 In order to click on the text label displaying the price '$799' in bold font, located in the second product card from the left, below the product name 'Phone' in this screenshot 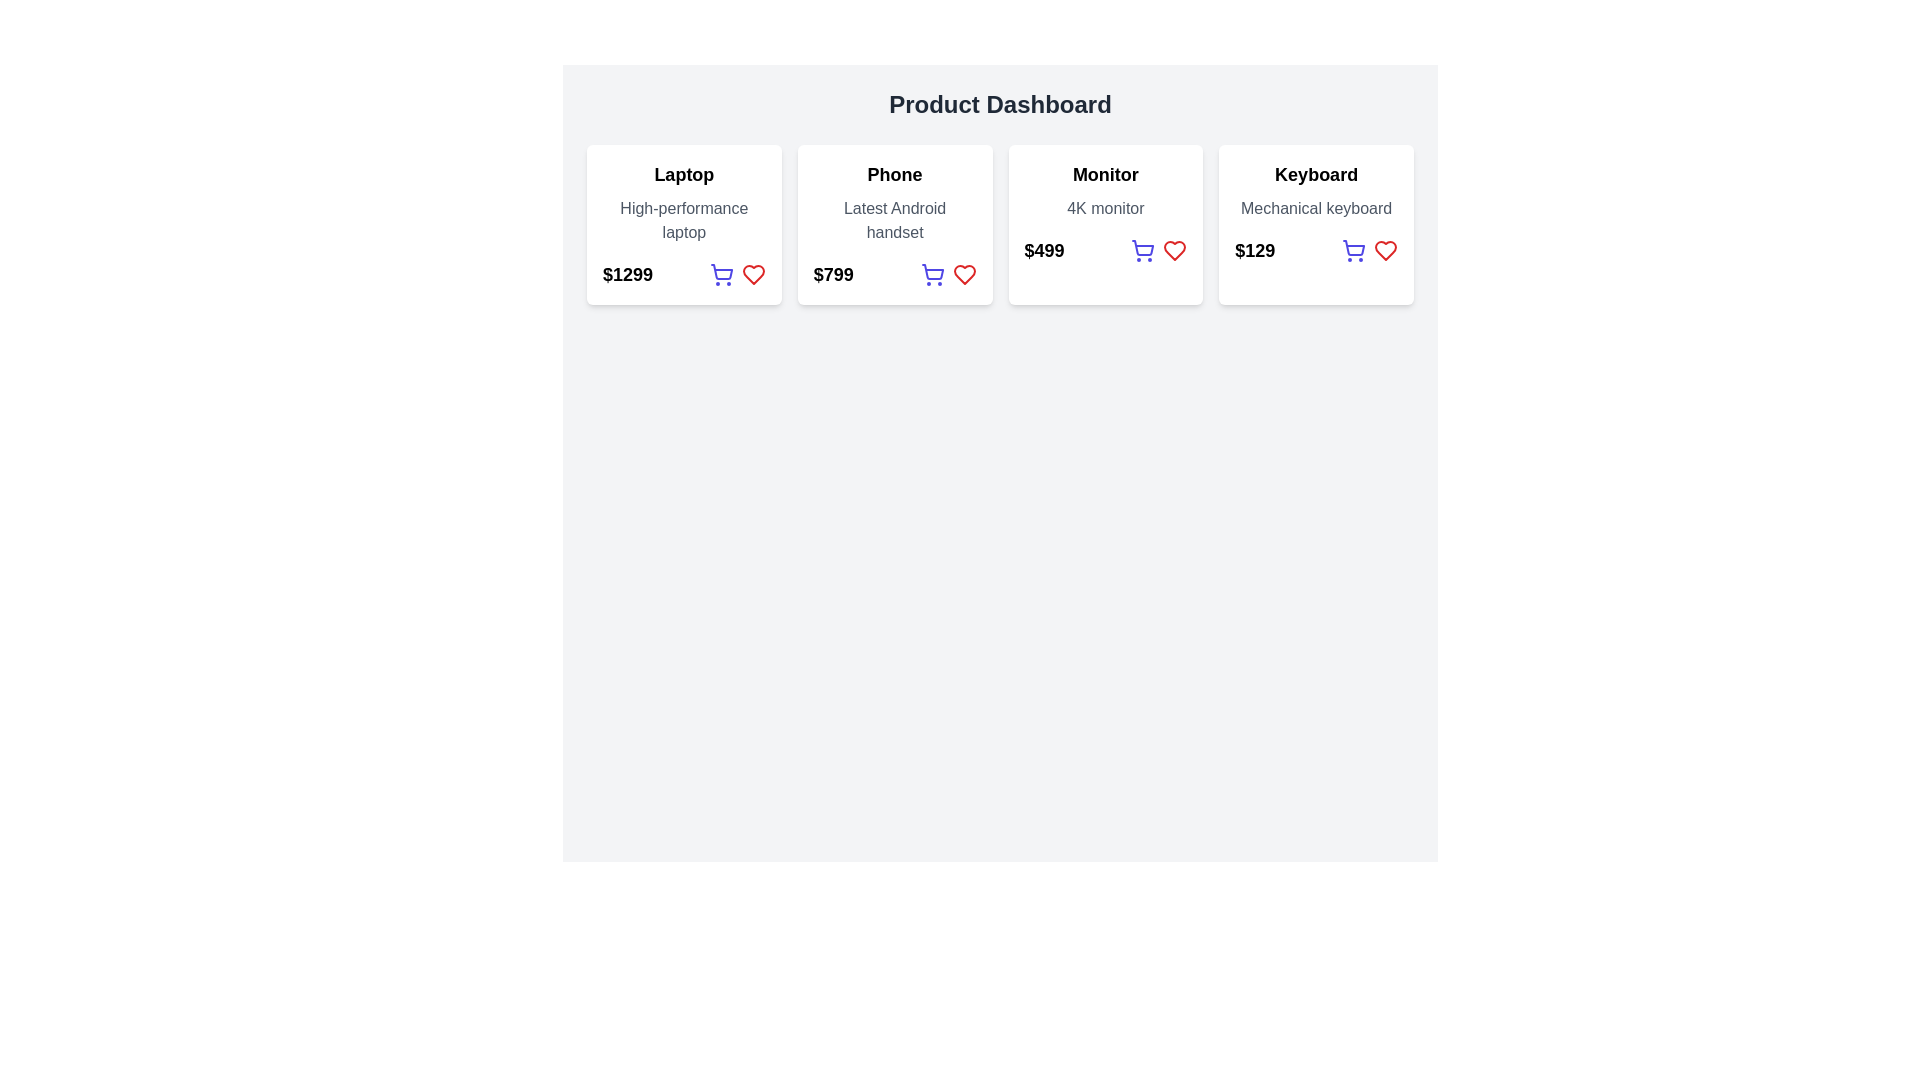, I will do `click(833, 274)`.